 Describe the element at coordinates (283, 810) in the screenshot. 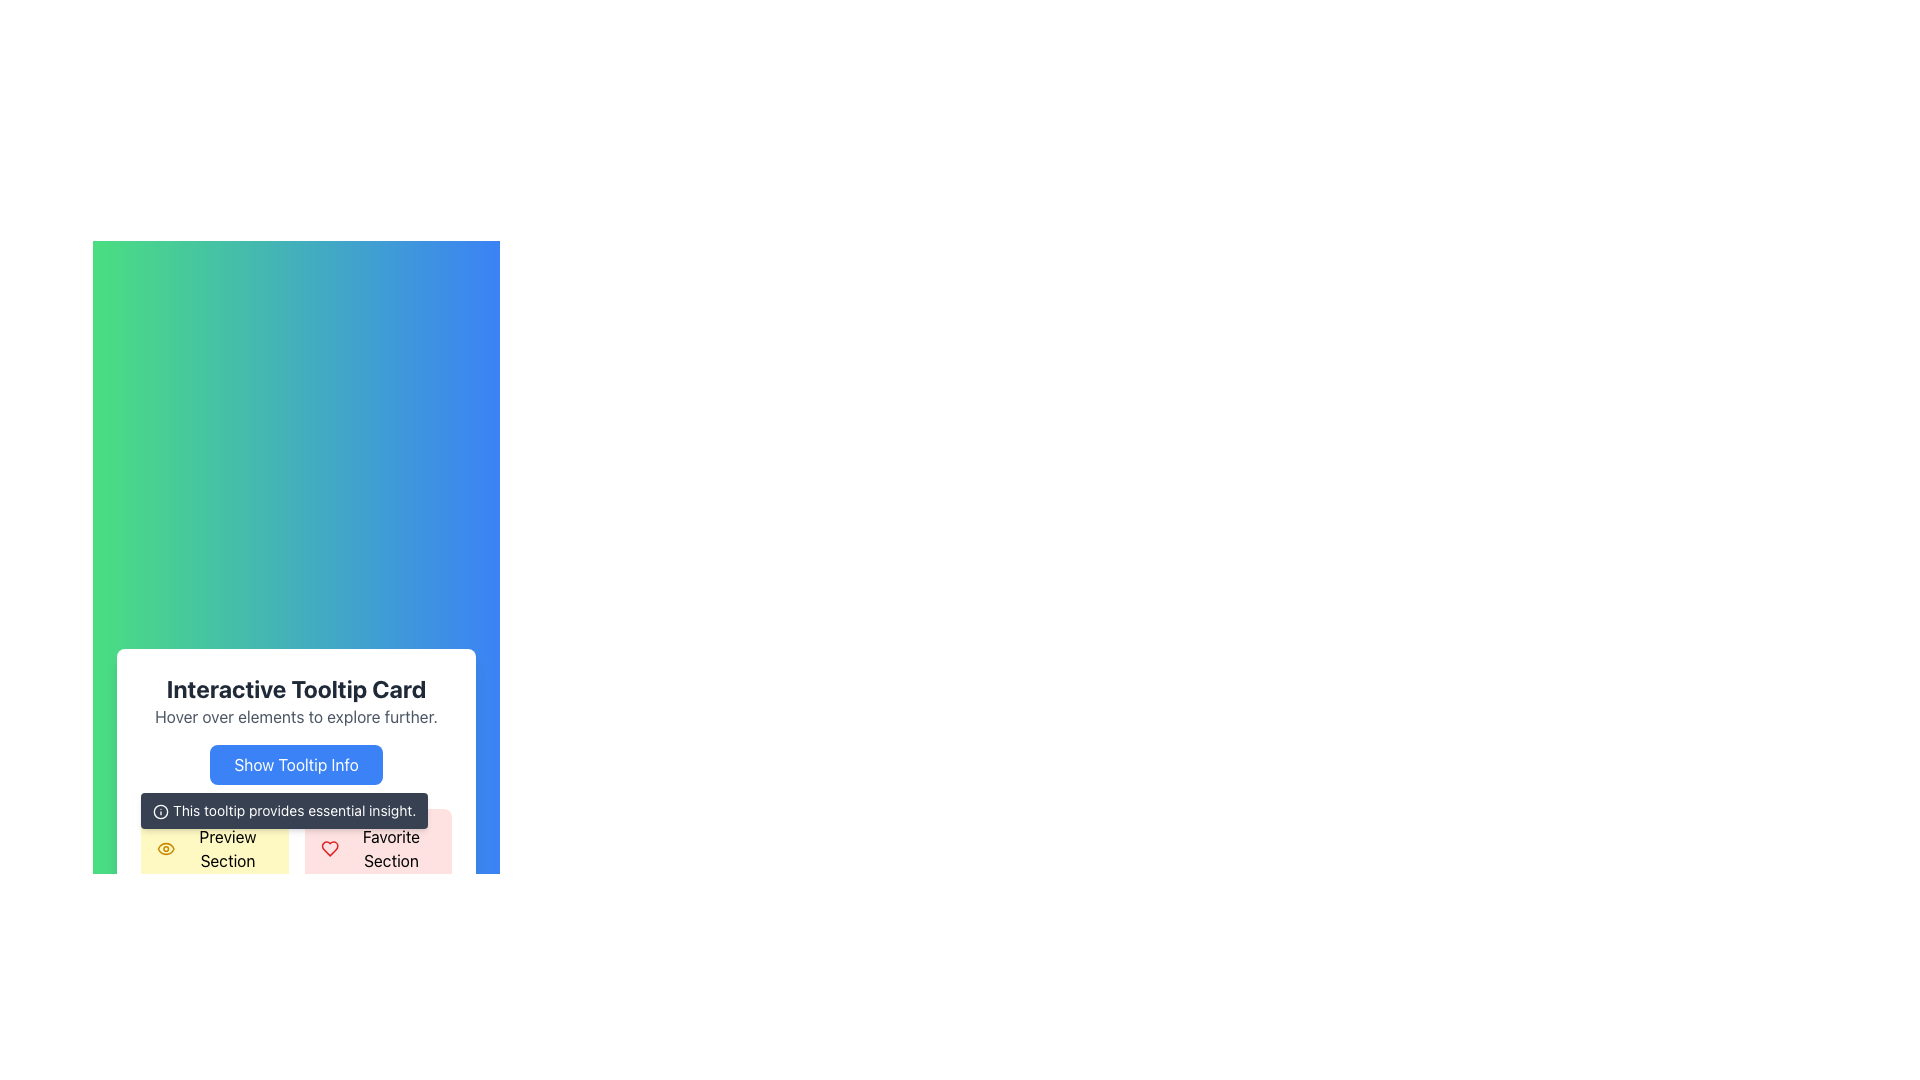

I see `information presented in the tooltip that appears below the 'Show Tooltip Info' button, aligned with its left edge` at that location.